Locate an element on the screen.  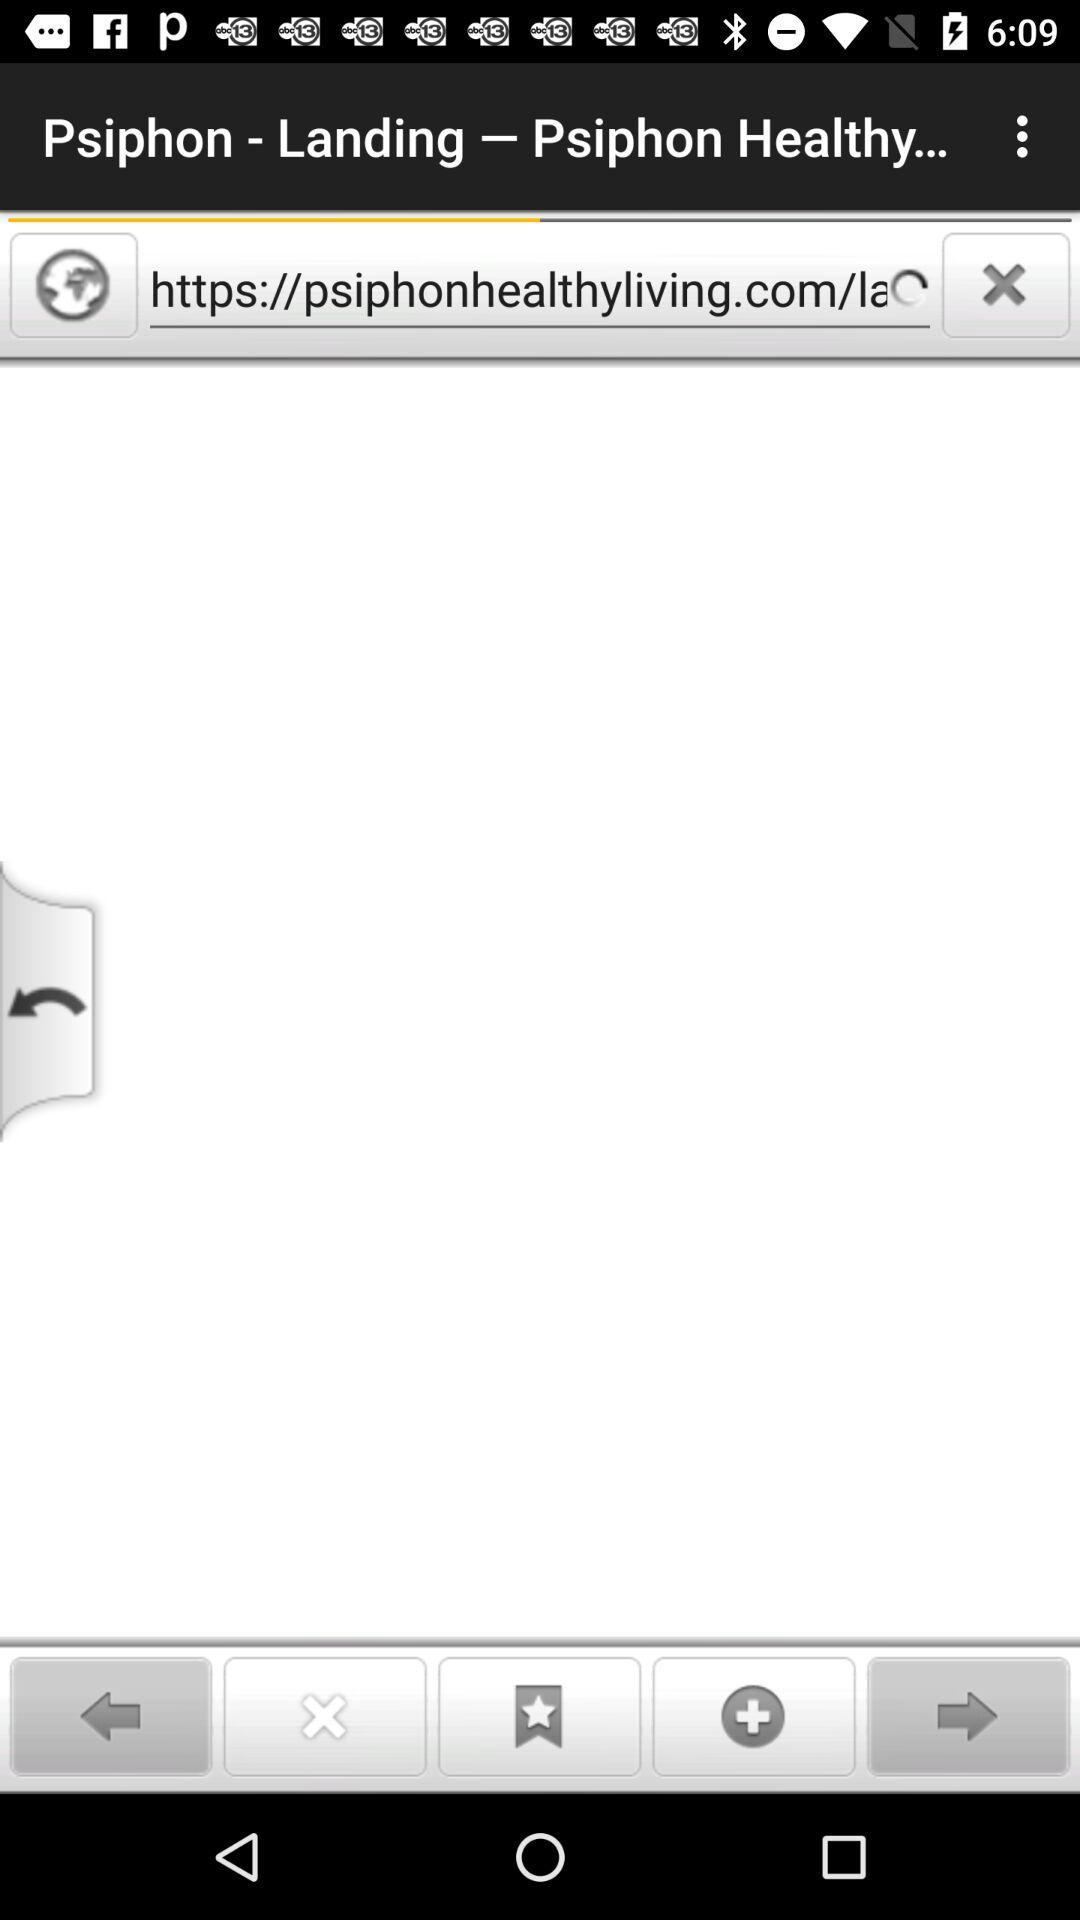
search browser is located at coordinates (72, 284).